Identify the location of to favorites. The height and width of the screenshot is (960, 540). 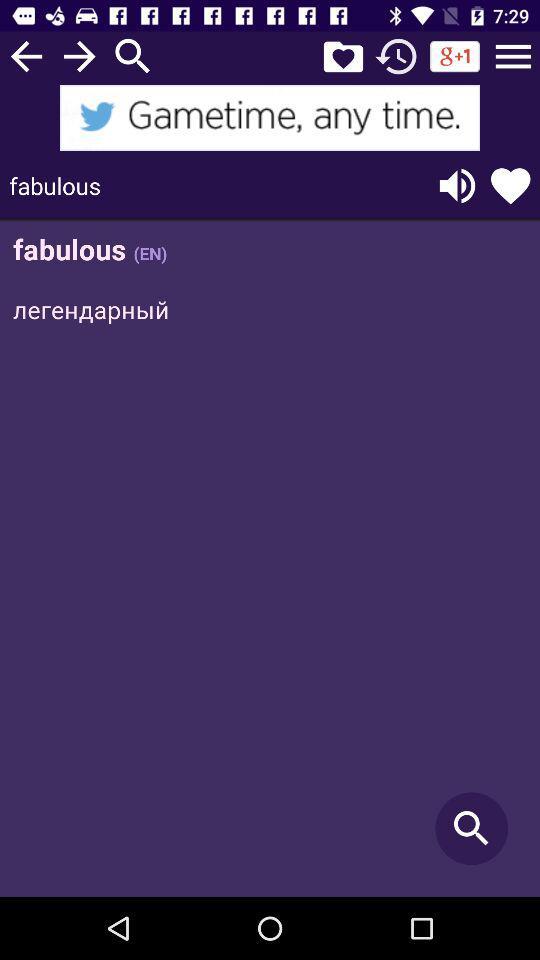
(342, 55).